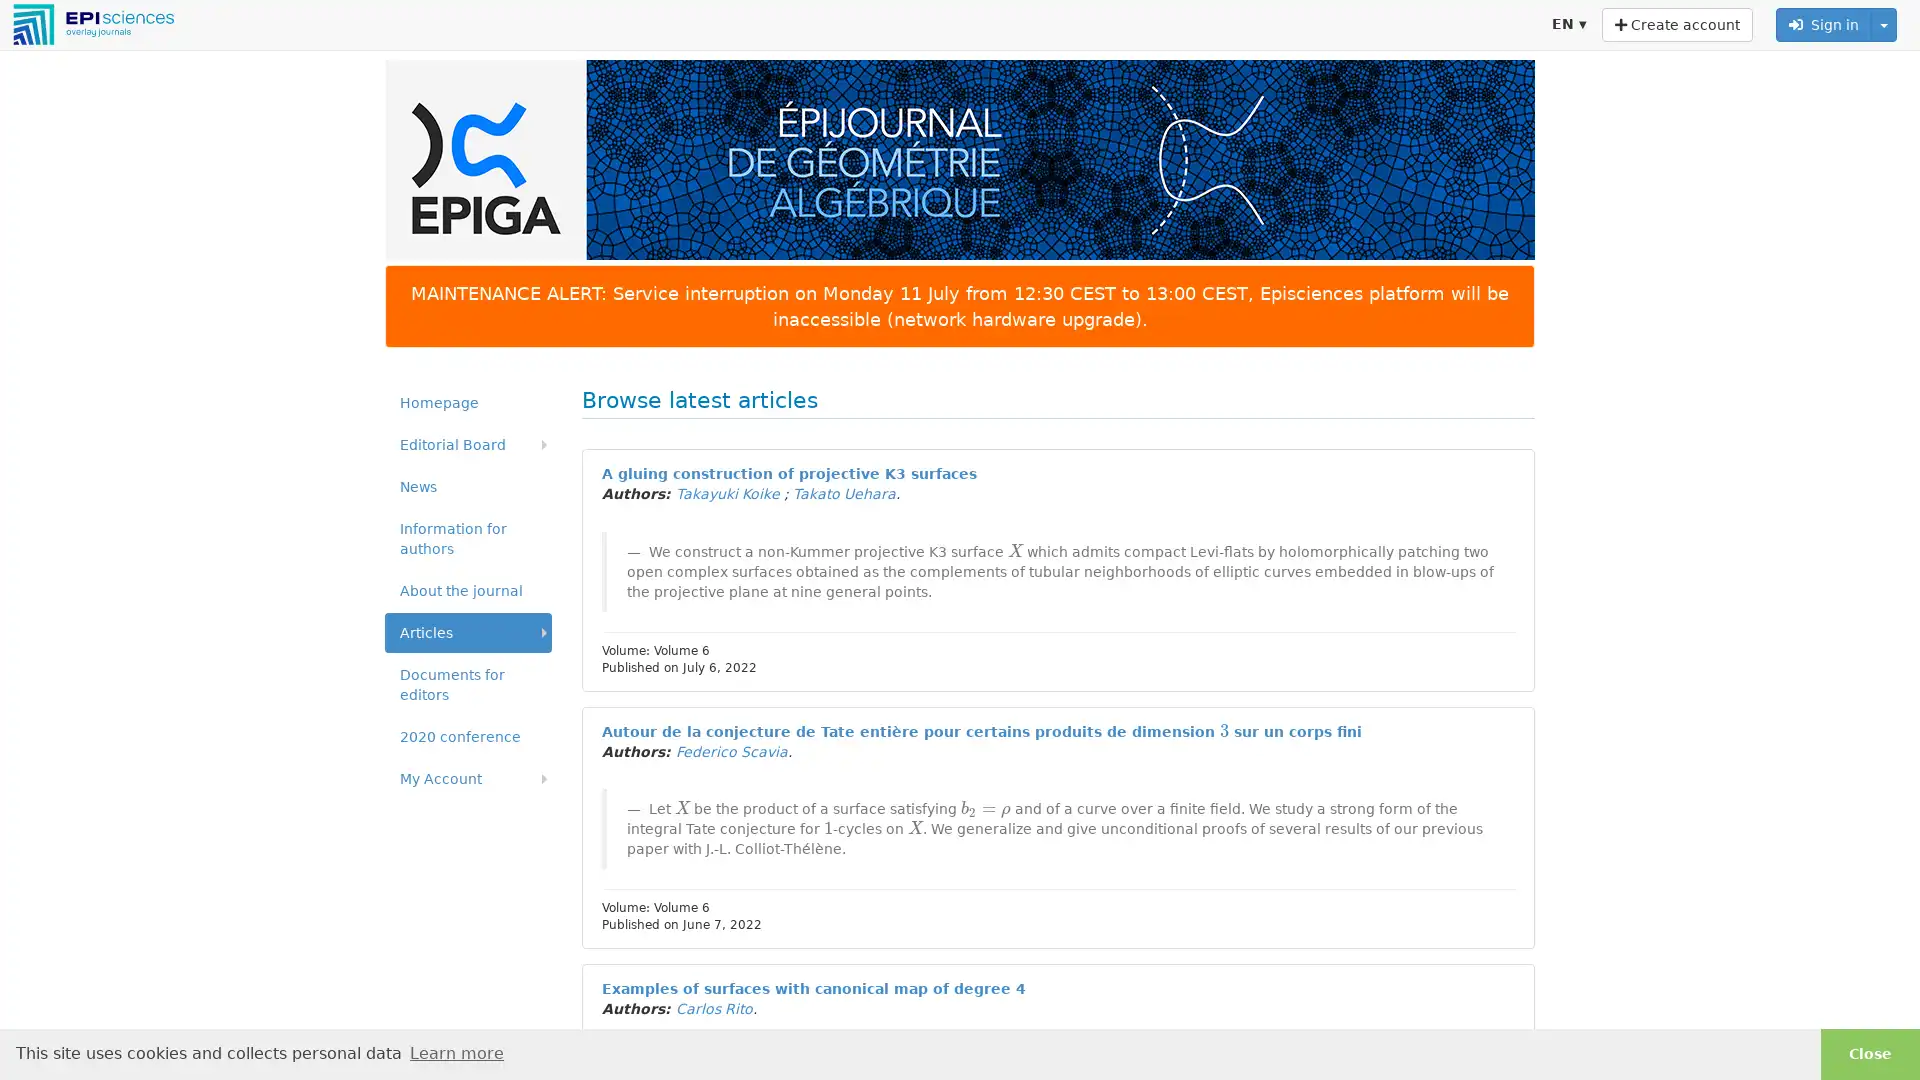  I want to click on Sign in, so click(1824, 24).